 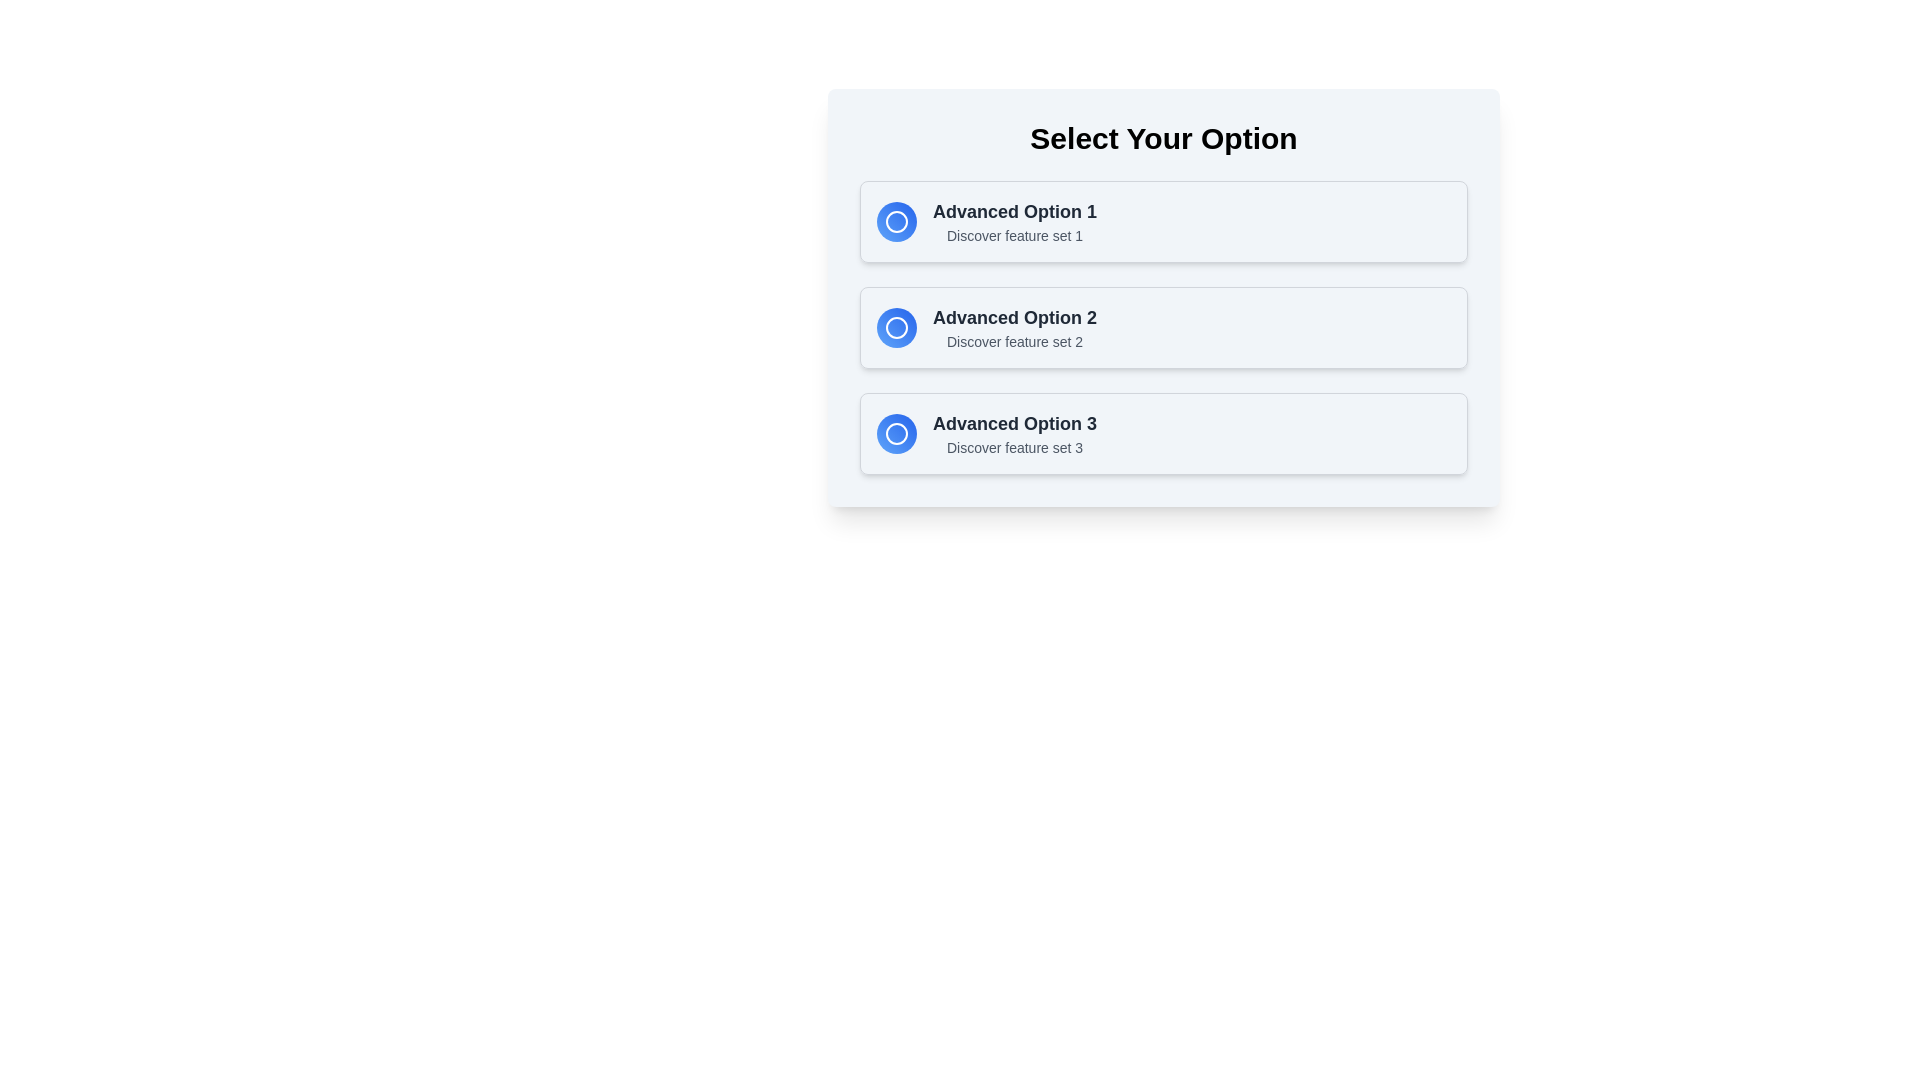 What do you see at coordinates (896, 433) in the screenshot?
I see `the visual icon representing the advanced option within the card labeled 'Advanced Option 3' by moving the cursor to its center point` at bounding box center [896, 433].